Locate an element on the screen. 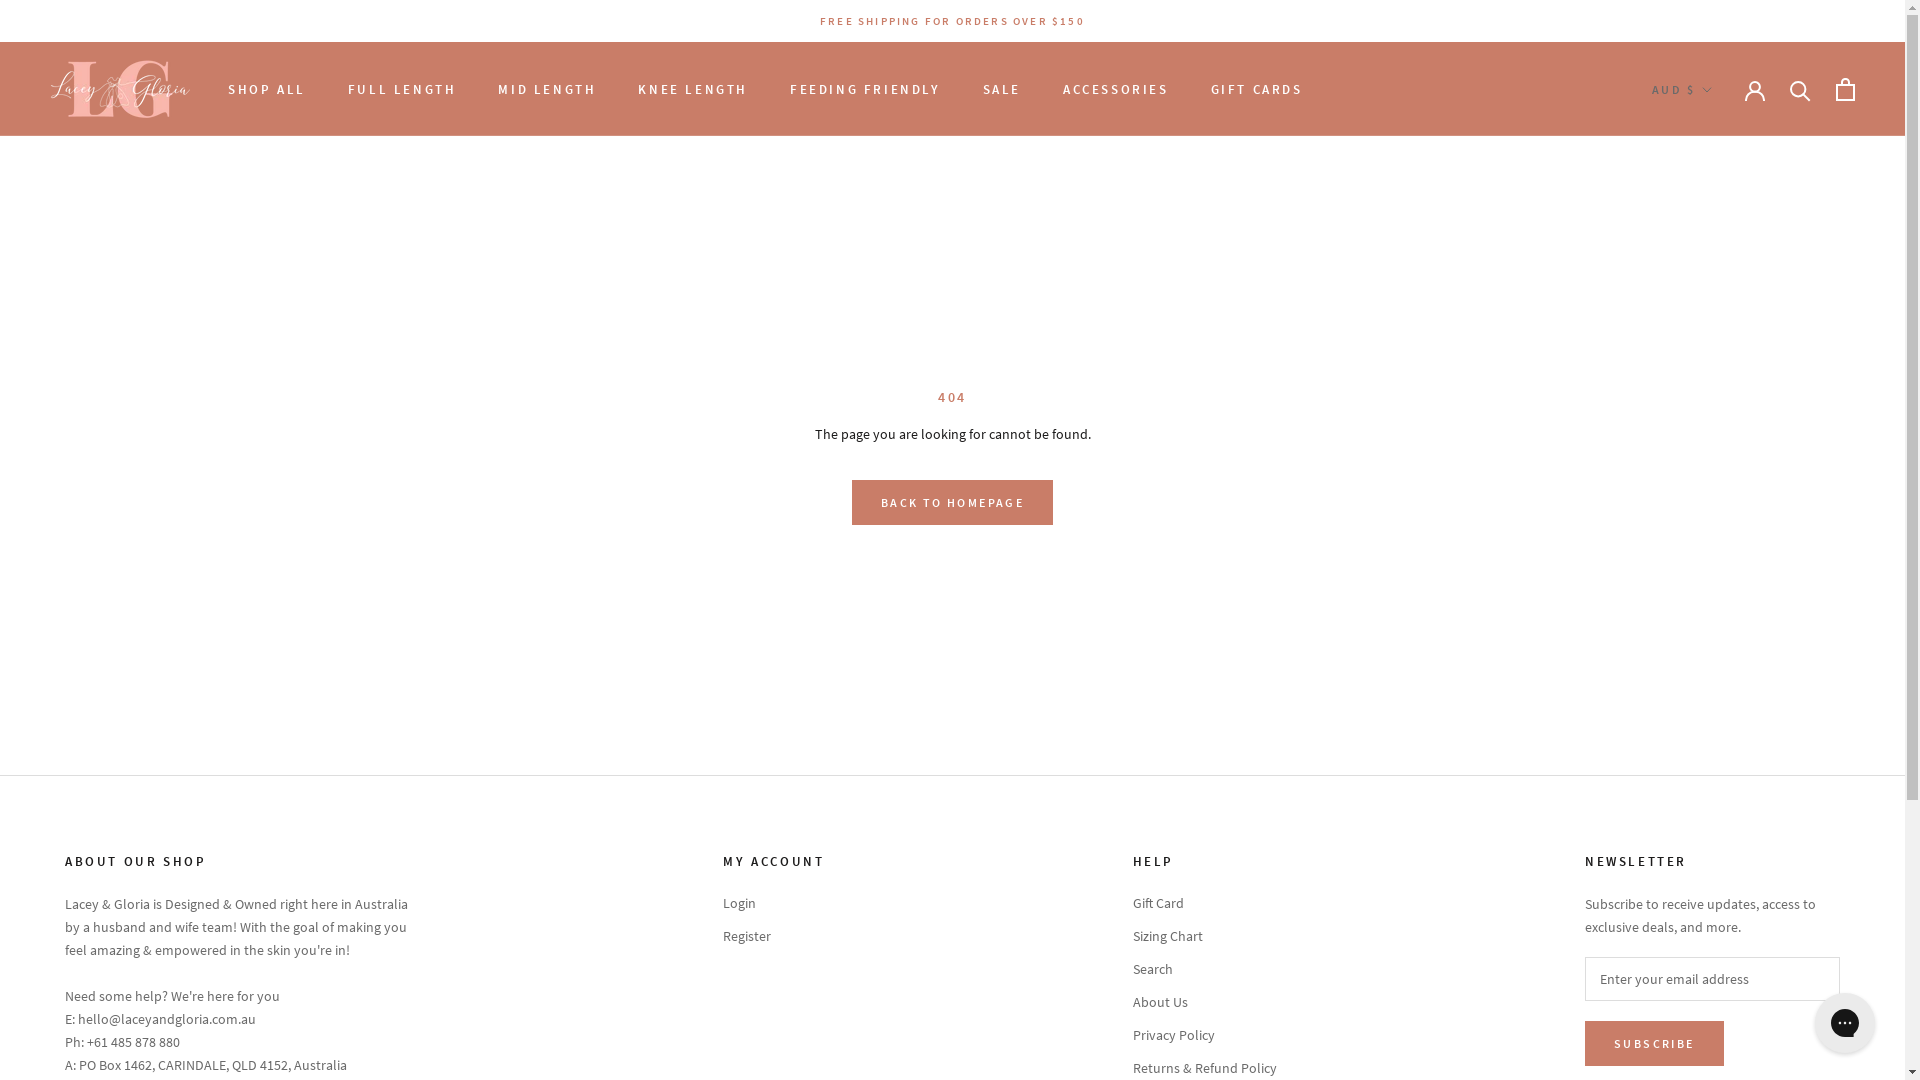 The width and height of the screenshot is (1920, 1080). 'CAD' is located at coordinates (1704, 164).